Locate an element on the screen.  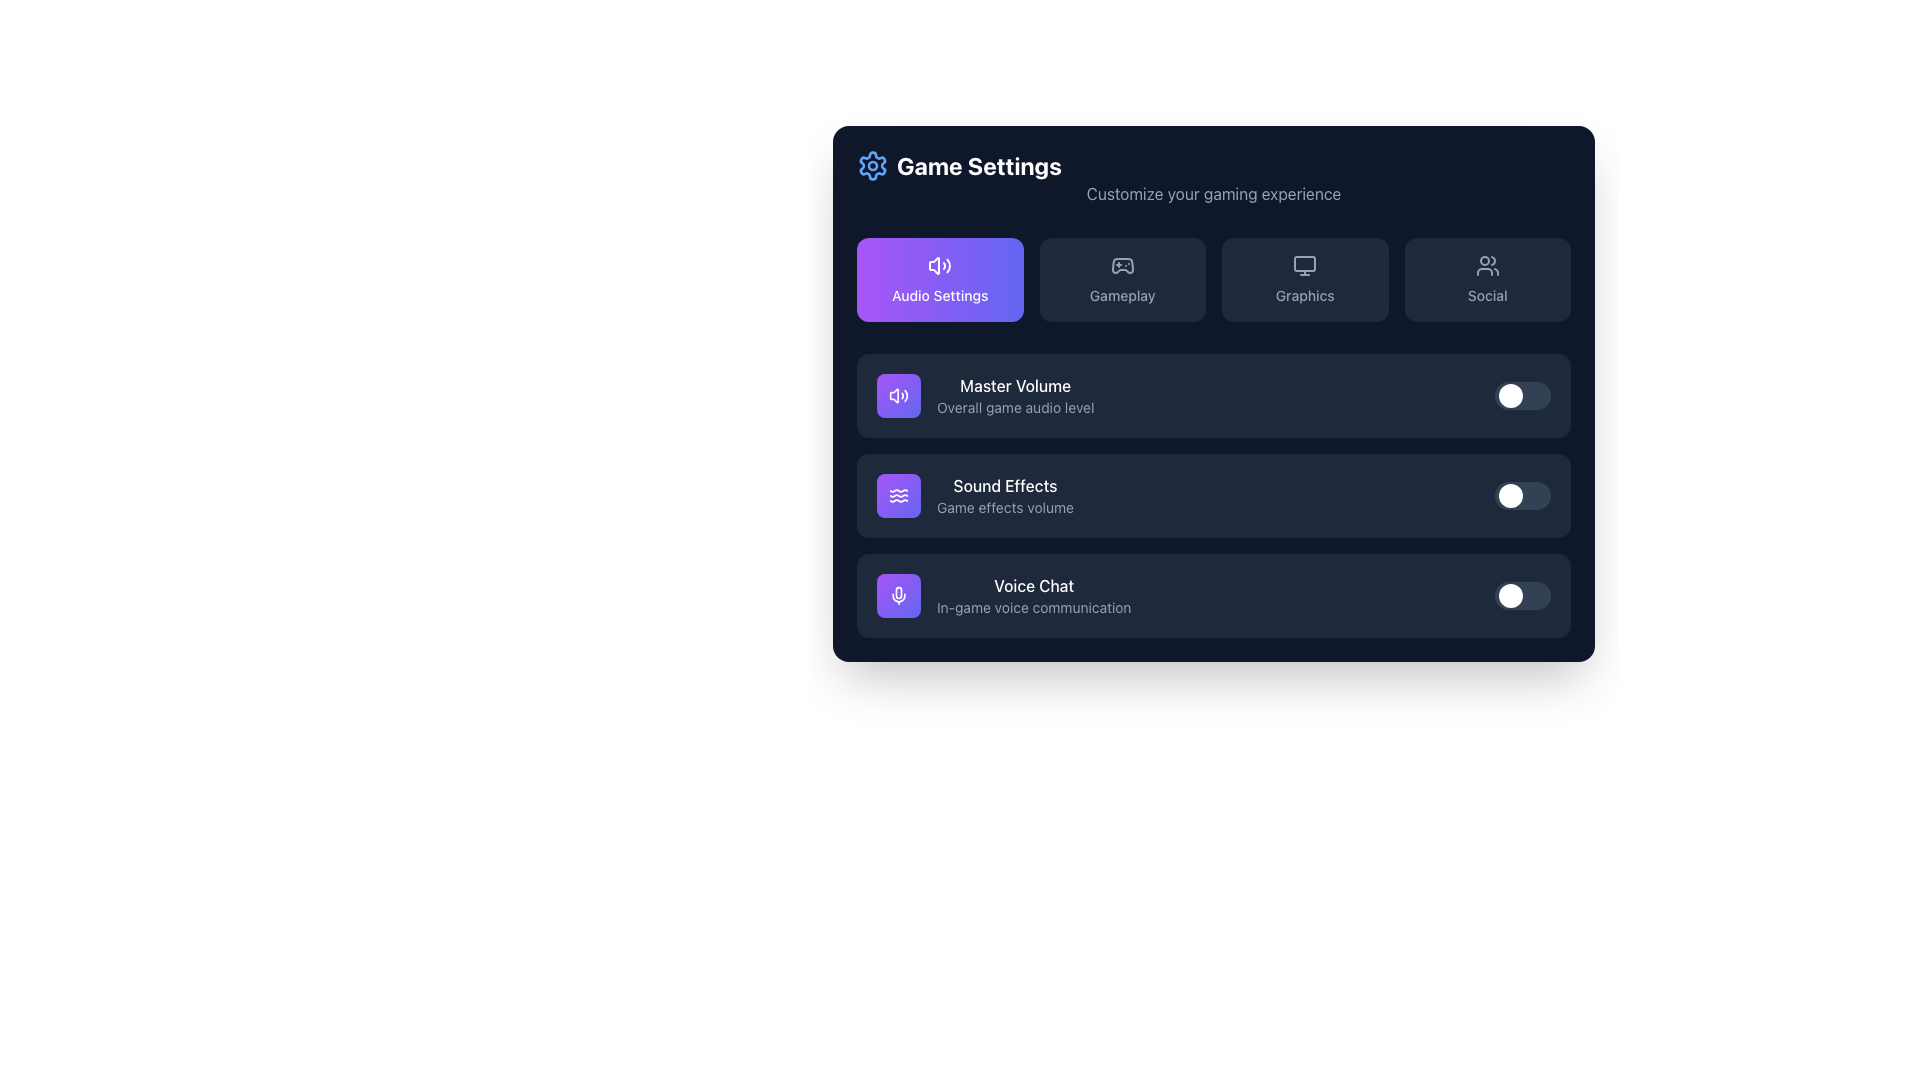
the 'Gameplay' button, which is a rectangular button with a game controller icon above the text, located in the second position of a horizontal grid of buttons is located at coordinates (1122, 280).